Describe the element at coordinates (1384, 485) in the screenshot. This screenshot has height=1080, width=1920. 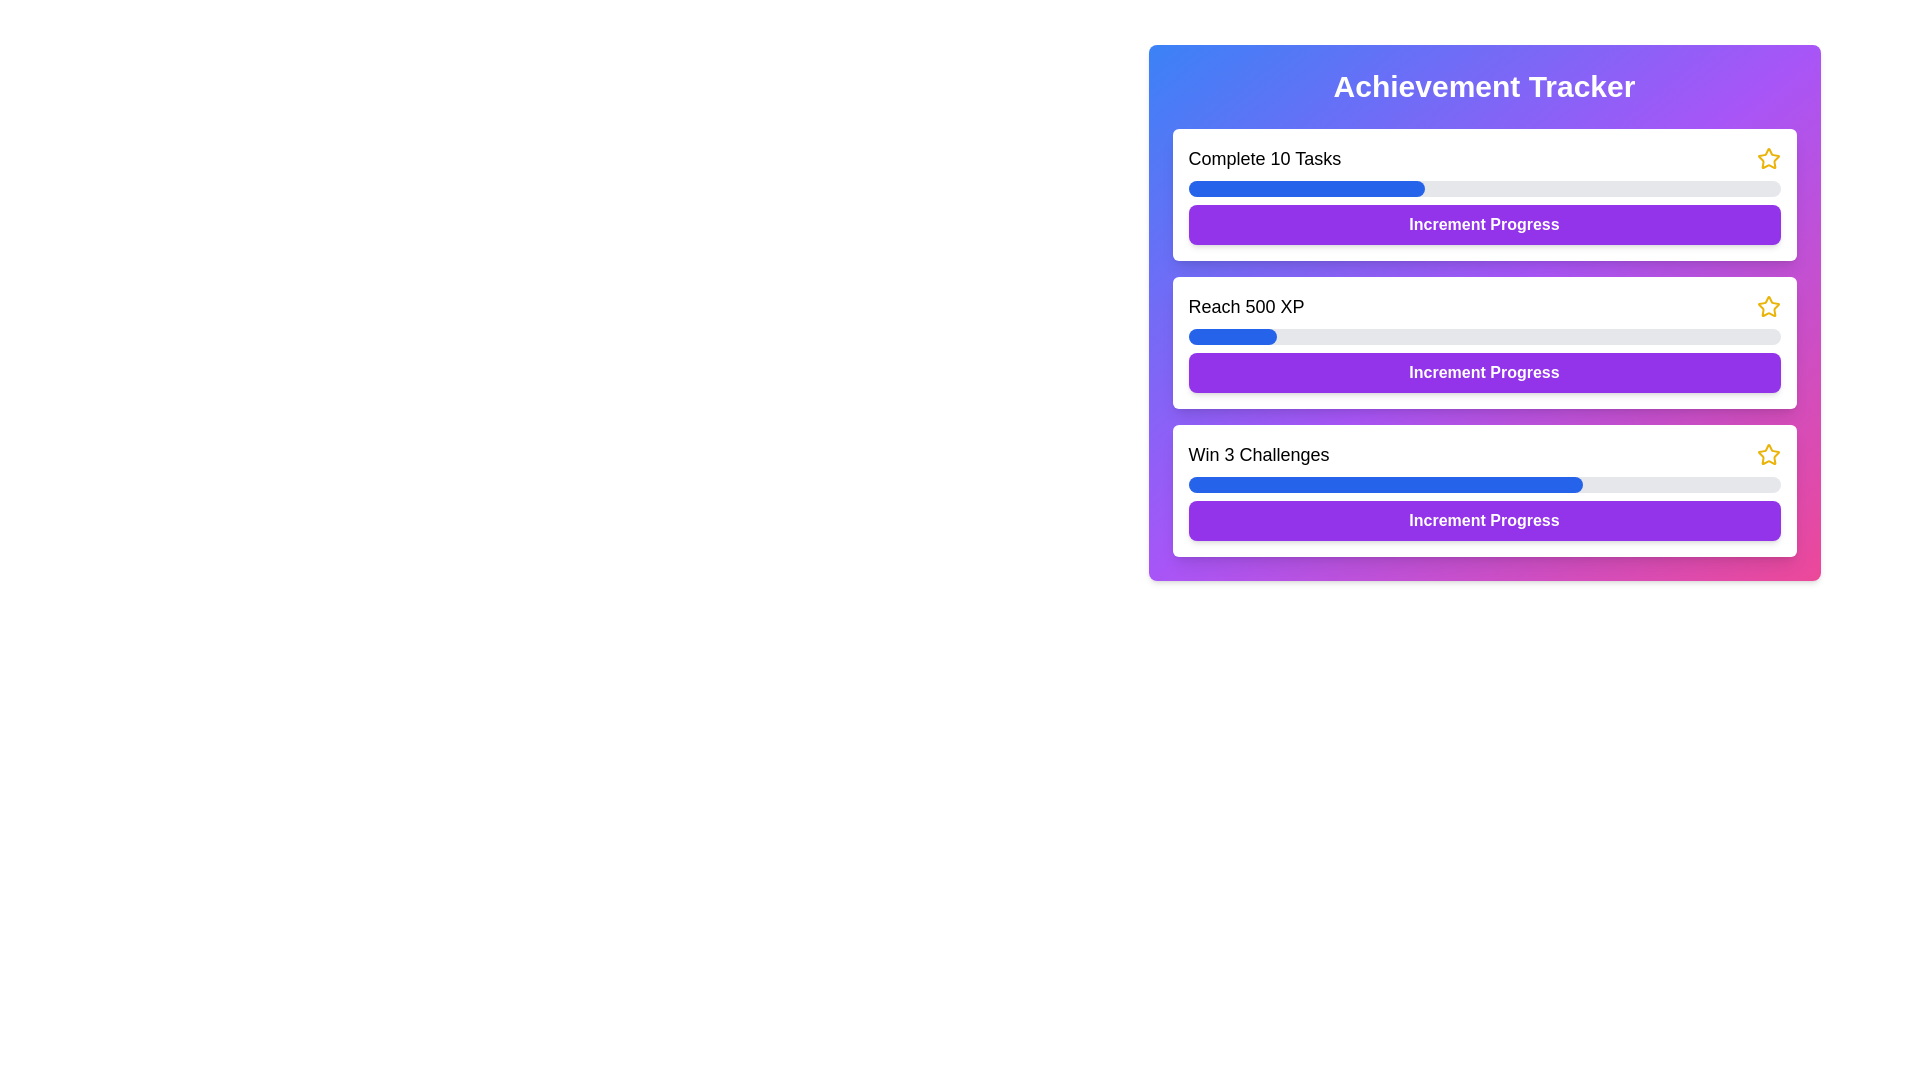
I see `the blue progress bar indicating 66.67% completion of the 'Win 3 Challenges' task, located near the bottom of the section` at that location.